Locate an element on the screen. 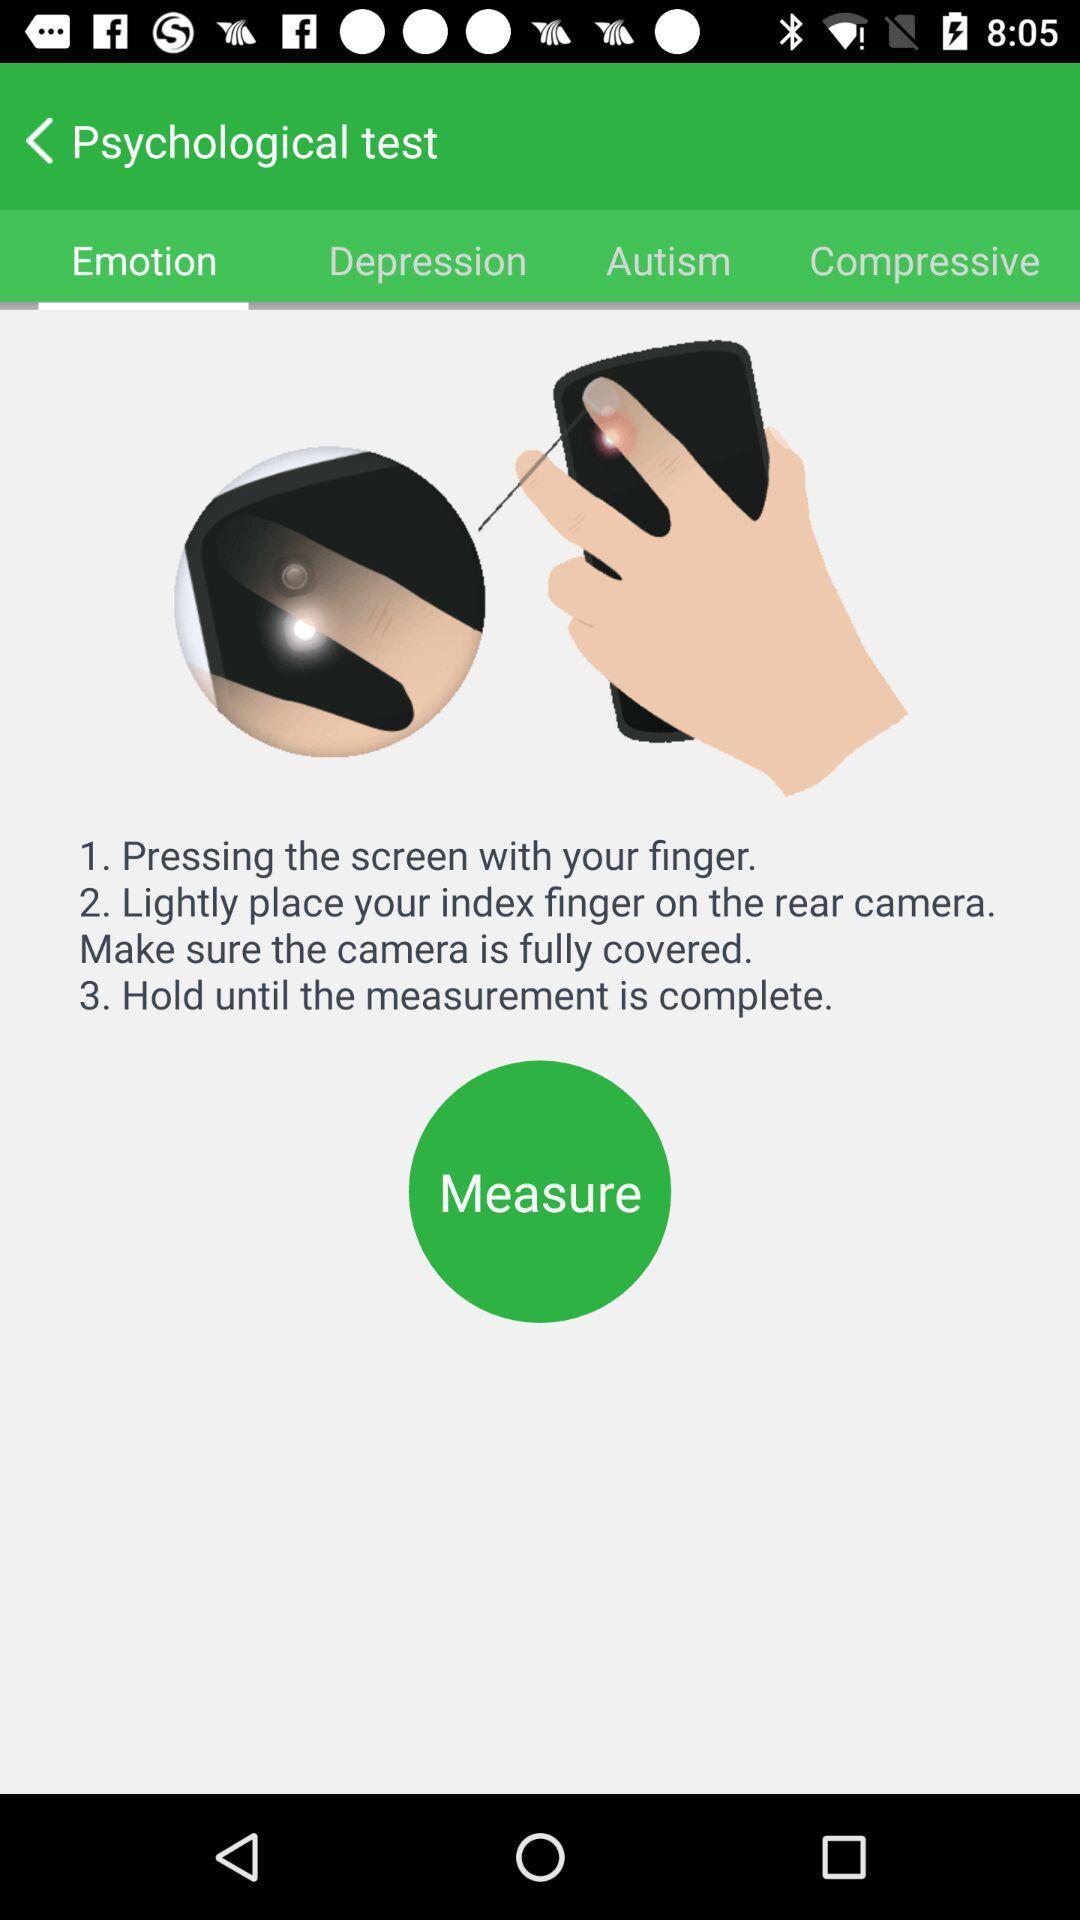 Image resolution: width=1080 pixels, height=1920 pixels. item to the right of the emotion icon is located at coordinates (426, 258).